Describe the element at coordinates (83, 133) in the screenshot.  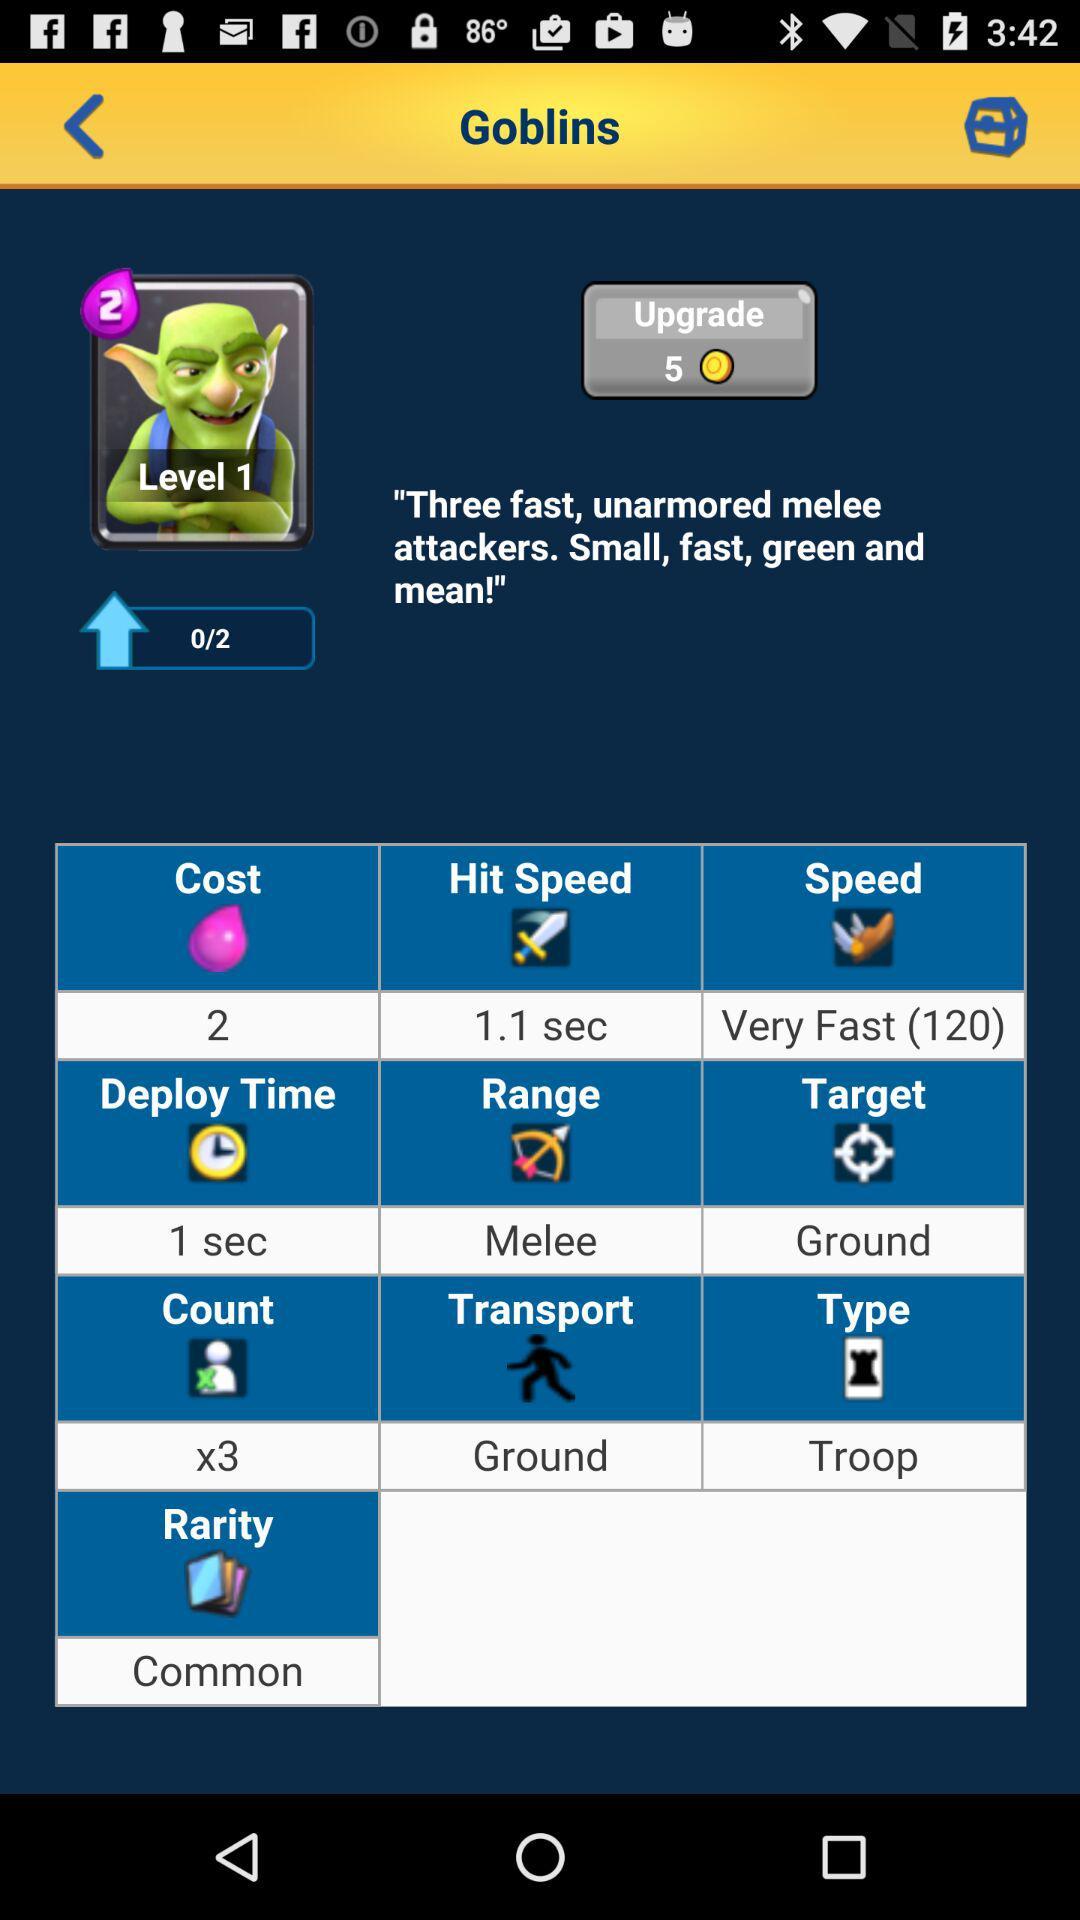
I see `the arrow_backward icon` at that location.